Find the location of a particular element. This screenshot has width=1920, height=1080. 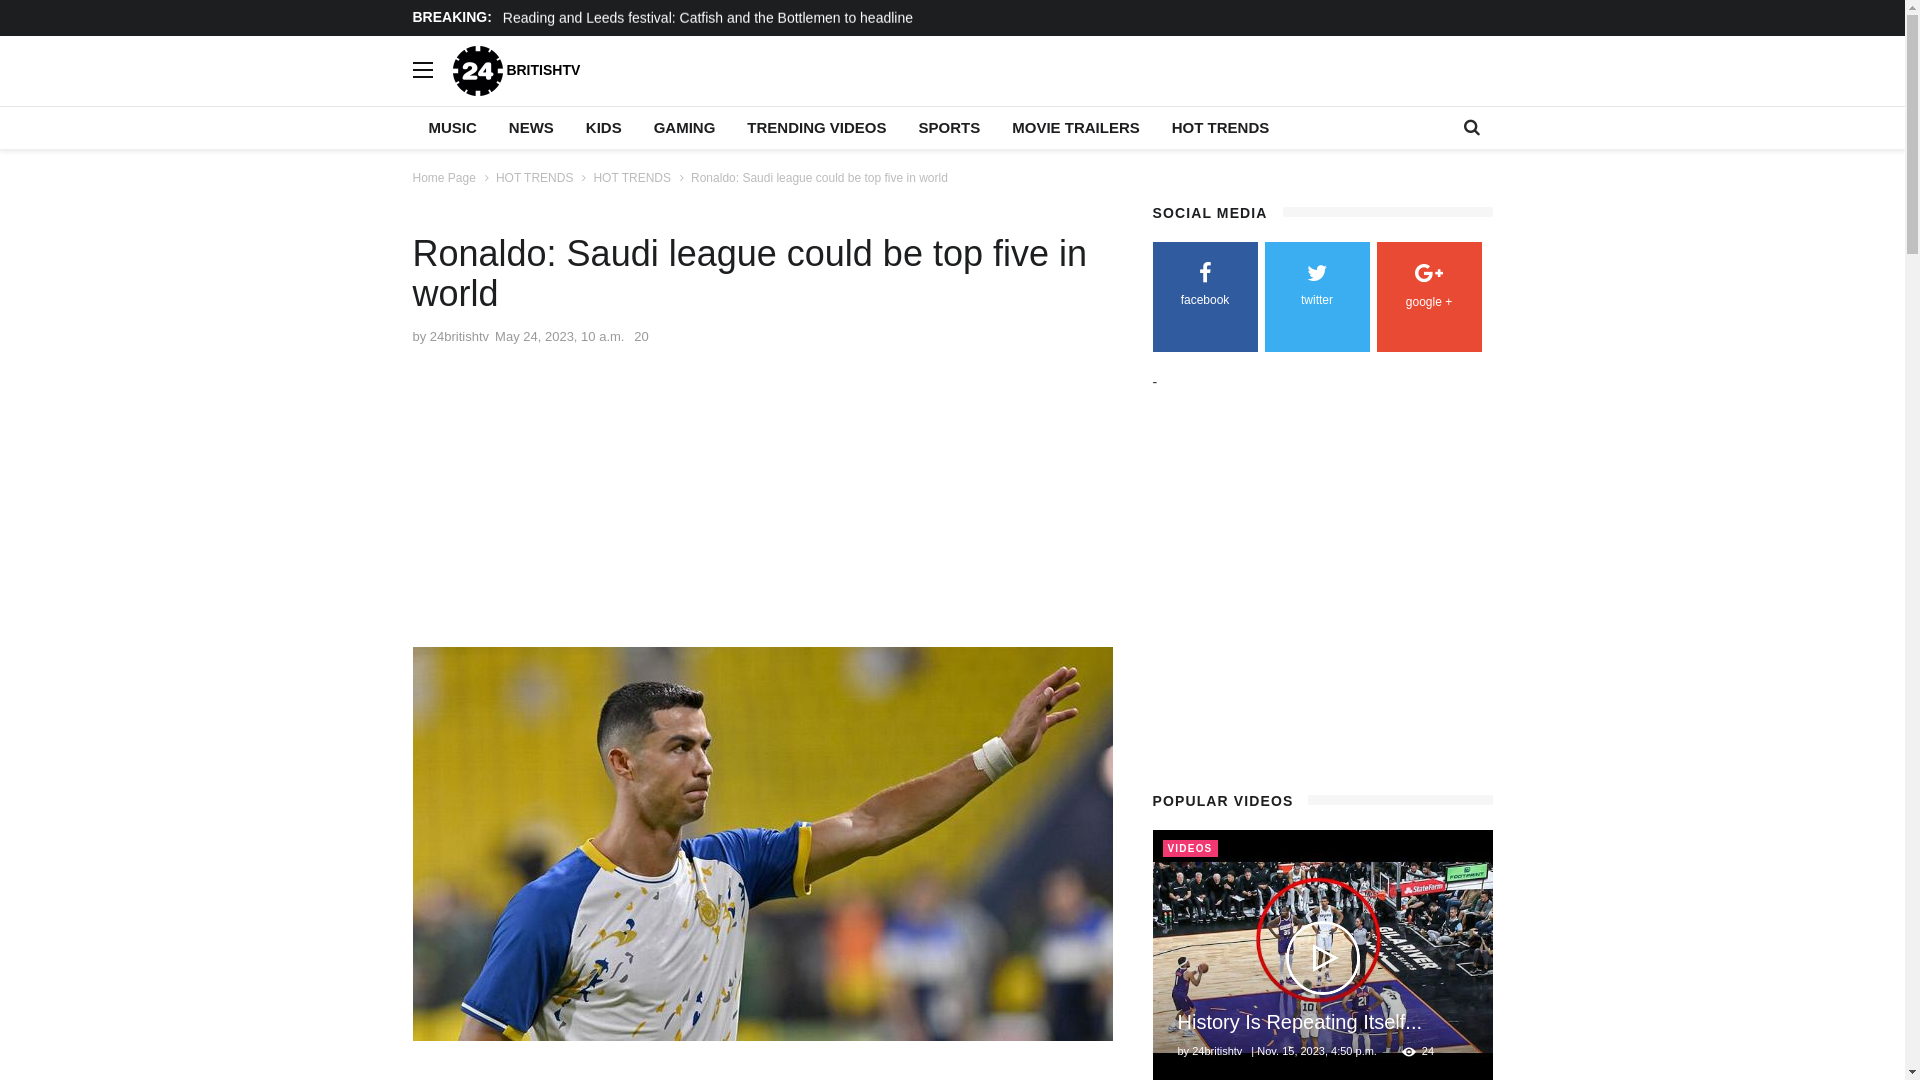

'HOT TRENDS' is located at coordinates (592, 176).